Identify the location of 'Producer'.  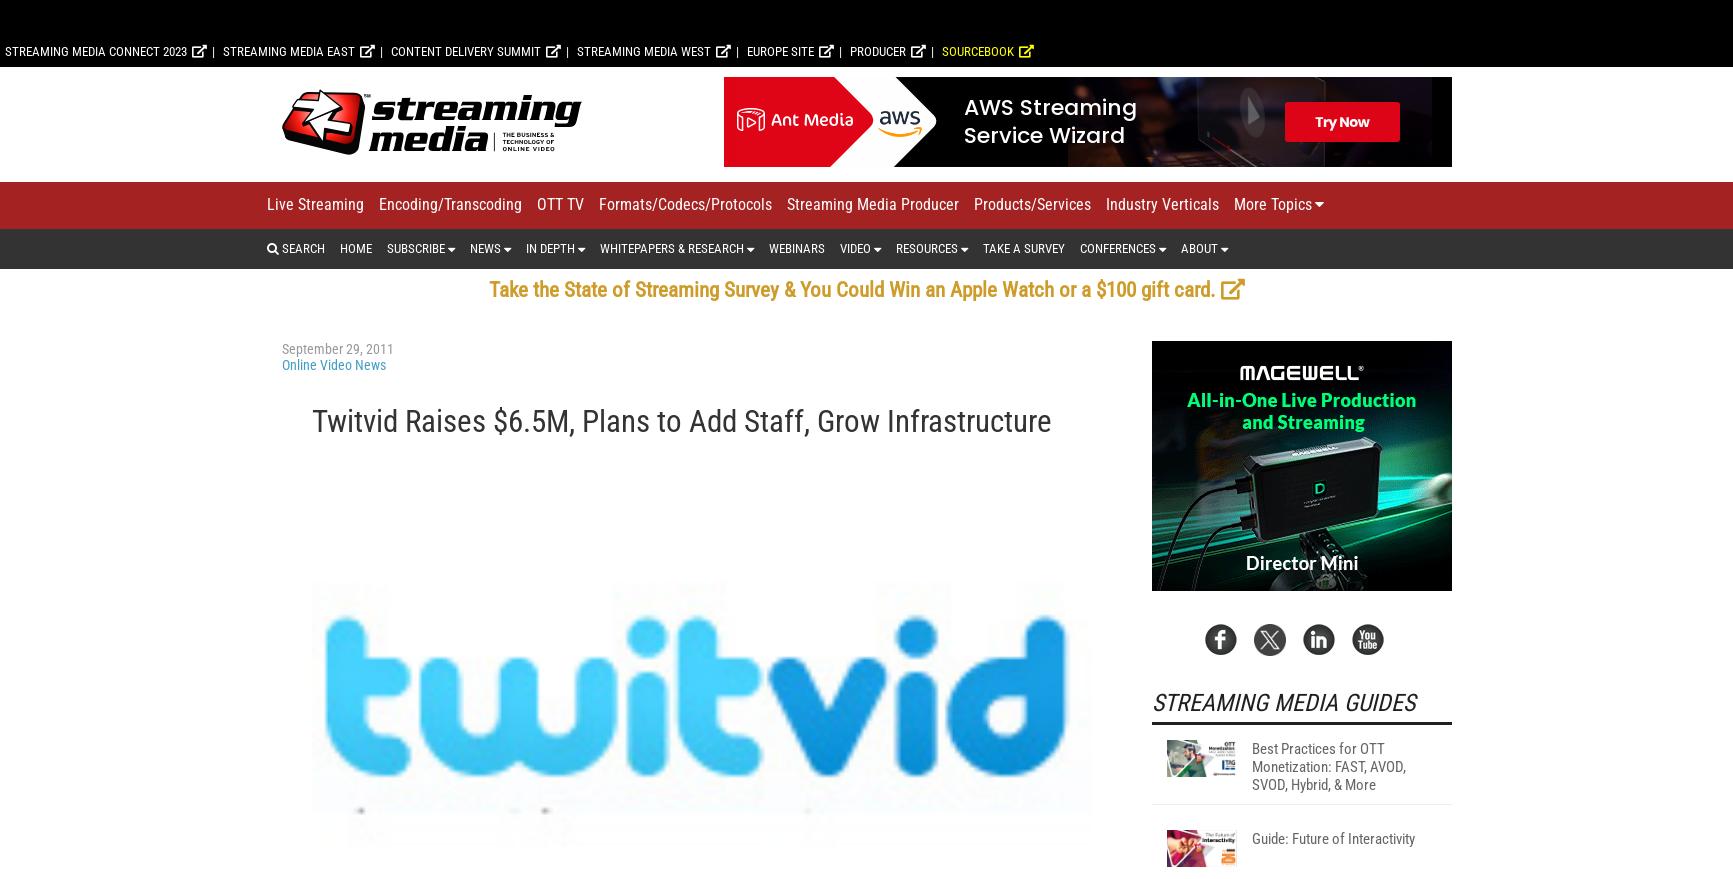
(876, 312).